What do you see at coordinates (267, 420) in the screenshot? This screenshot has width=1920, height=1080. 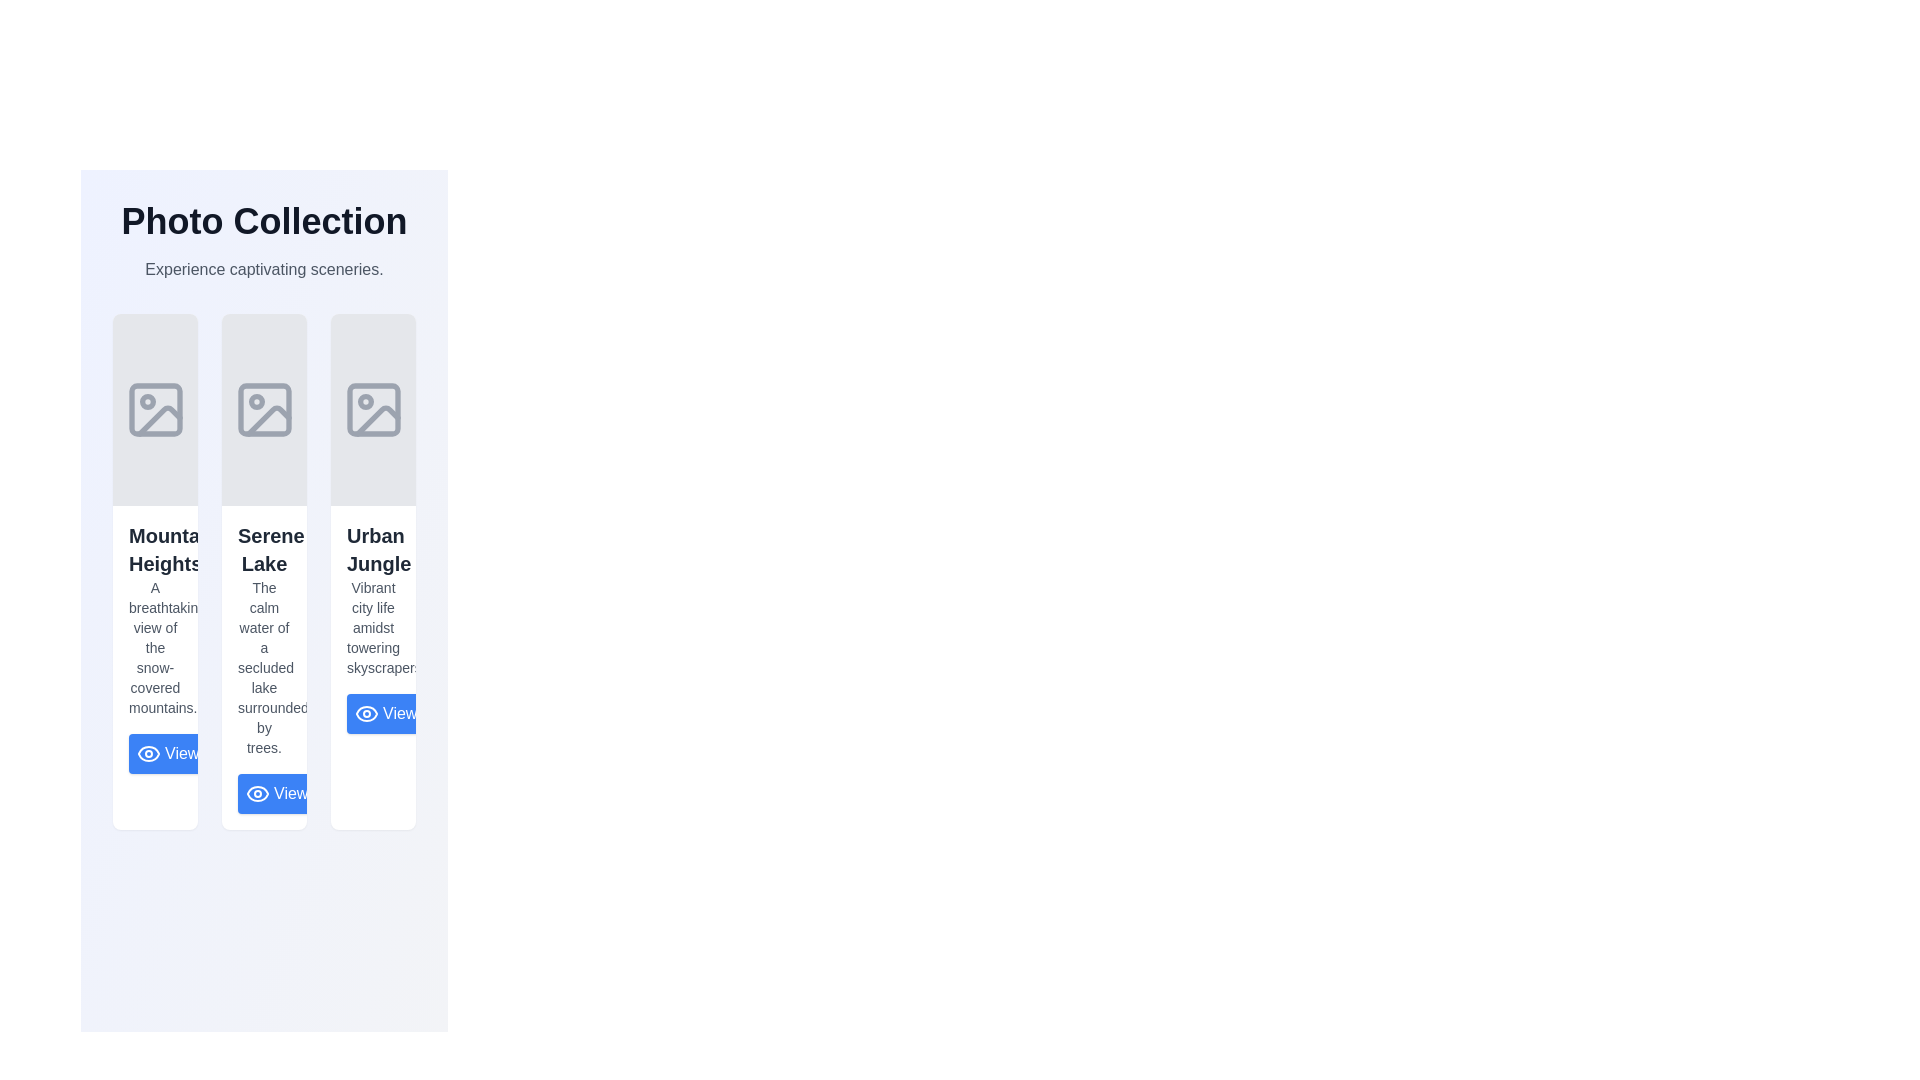 I see `the middle icon of a vertical triplet arrangement, which is a non-interactive Graphical Icon located above the text labeled 'Serene Lake'` at bounding box center [267, 420].